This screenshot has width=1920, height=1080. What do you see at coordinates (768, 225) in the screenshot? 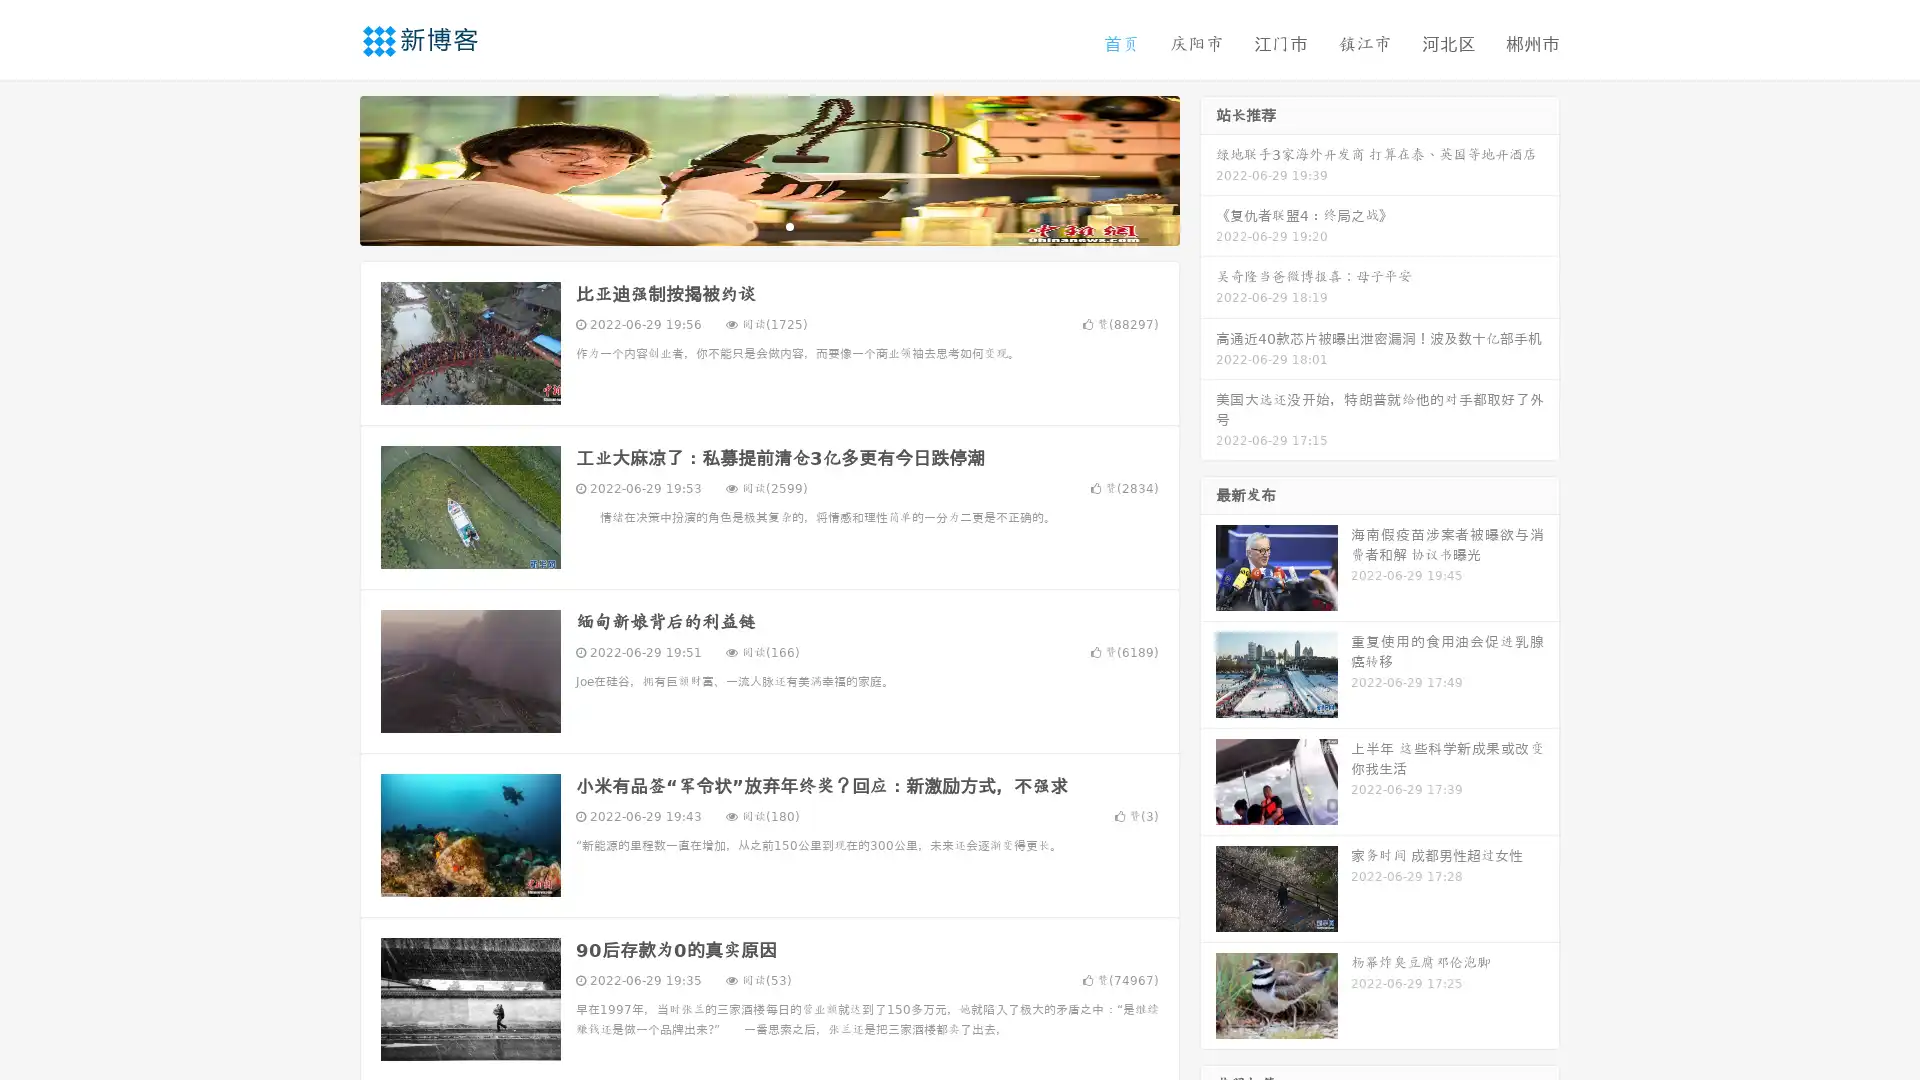
I see `Go to slide 2` at bounding box center [768, 225].